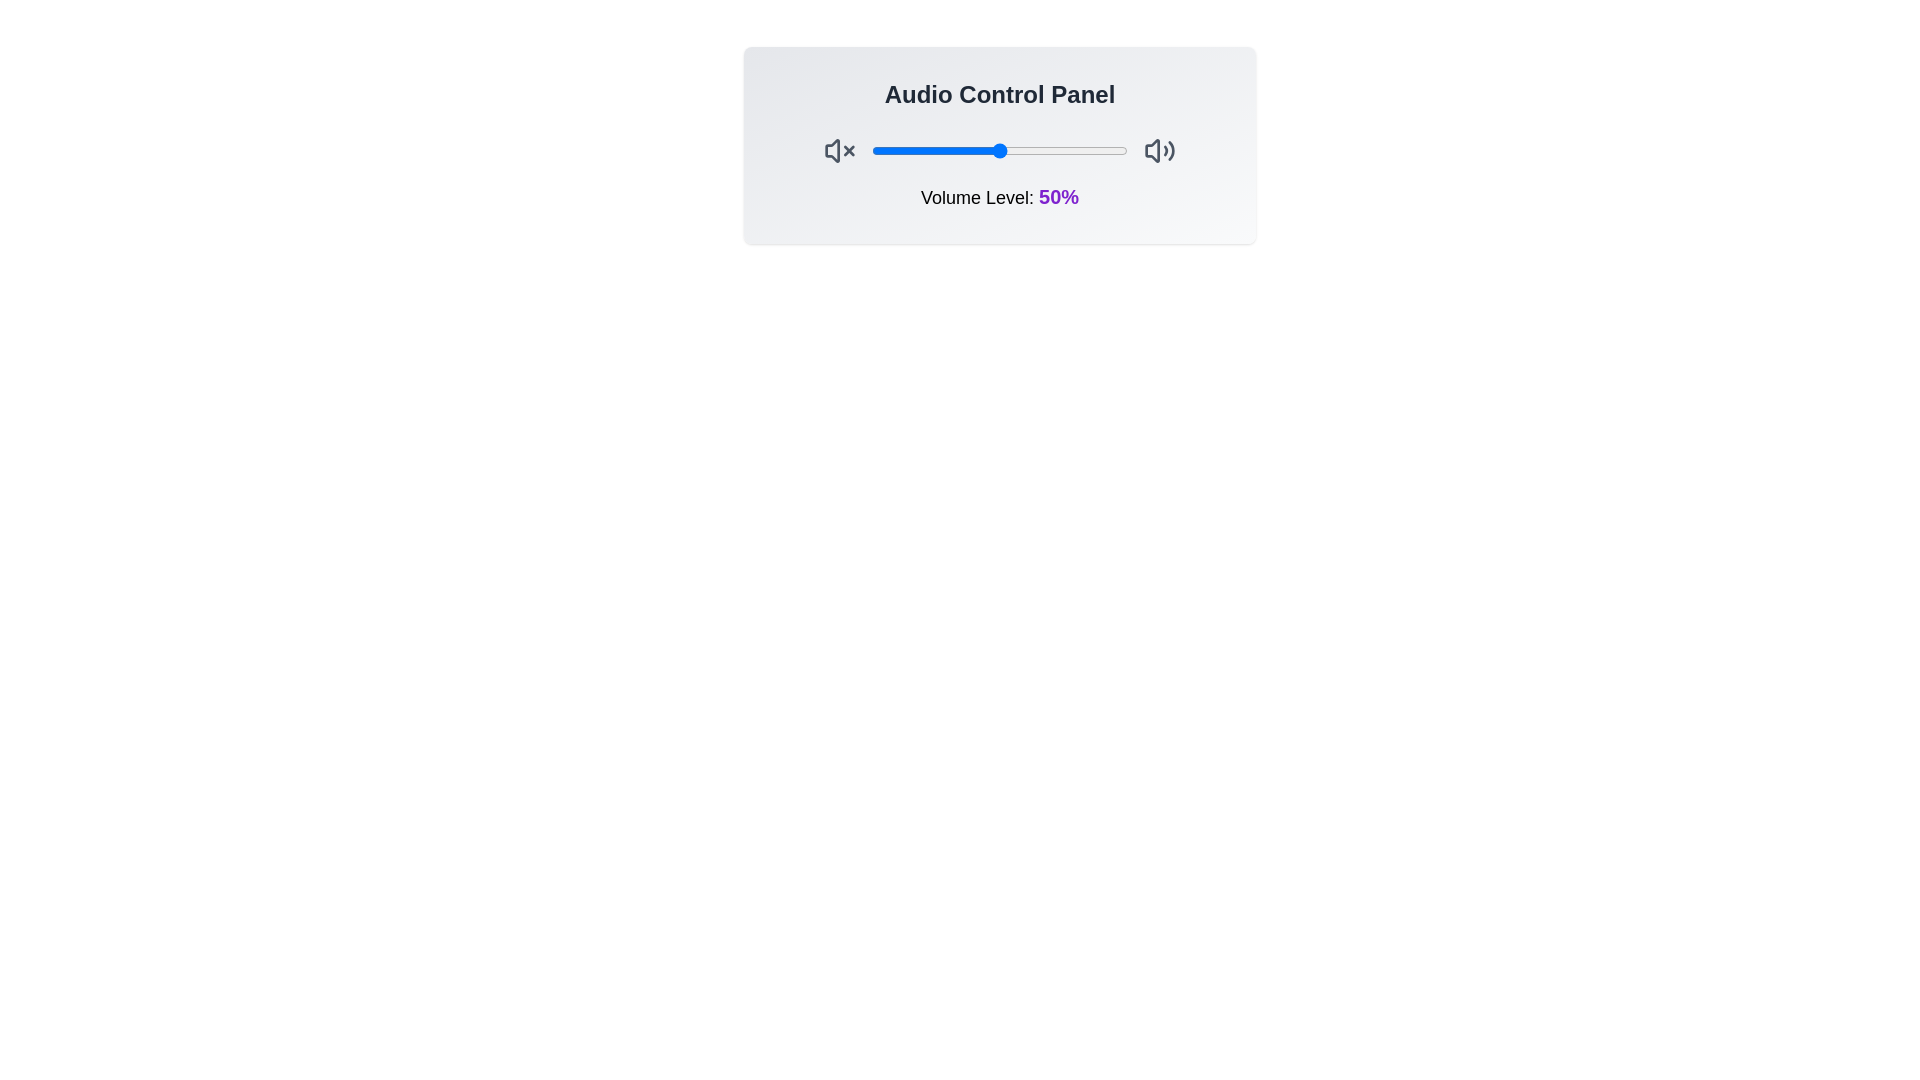 The height and width of the screenshot is (1080, 1920). What do you see at coordinates (886, 149) in the screenshot?
I see `volume` at bounding box center [886, 149].